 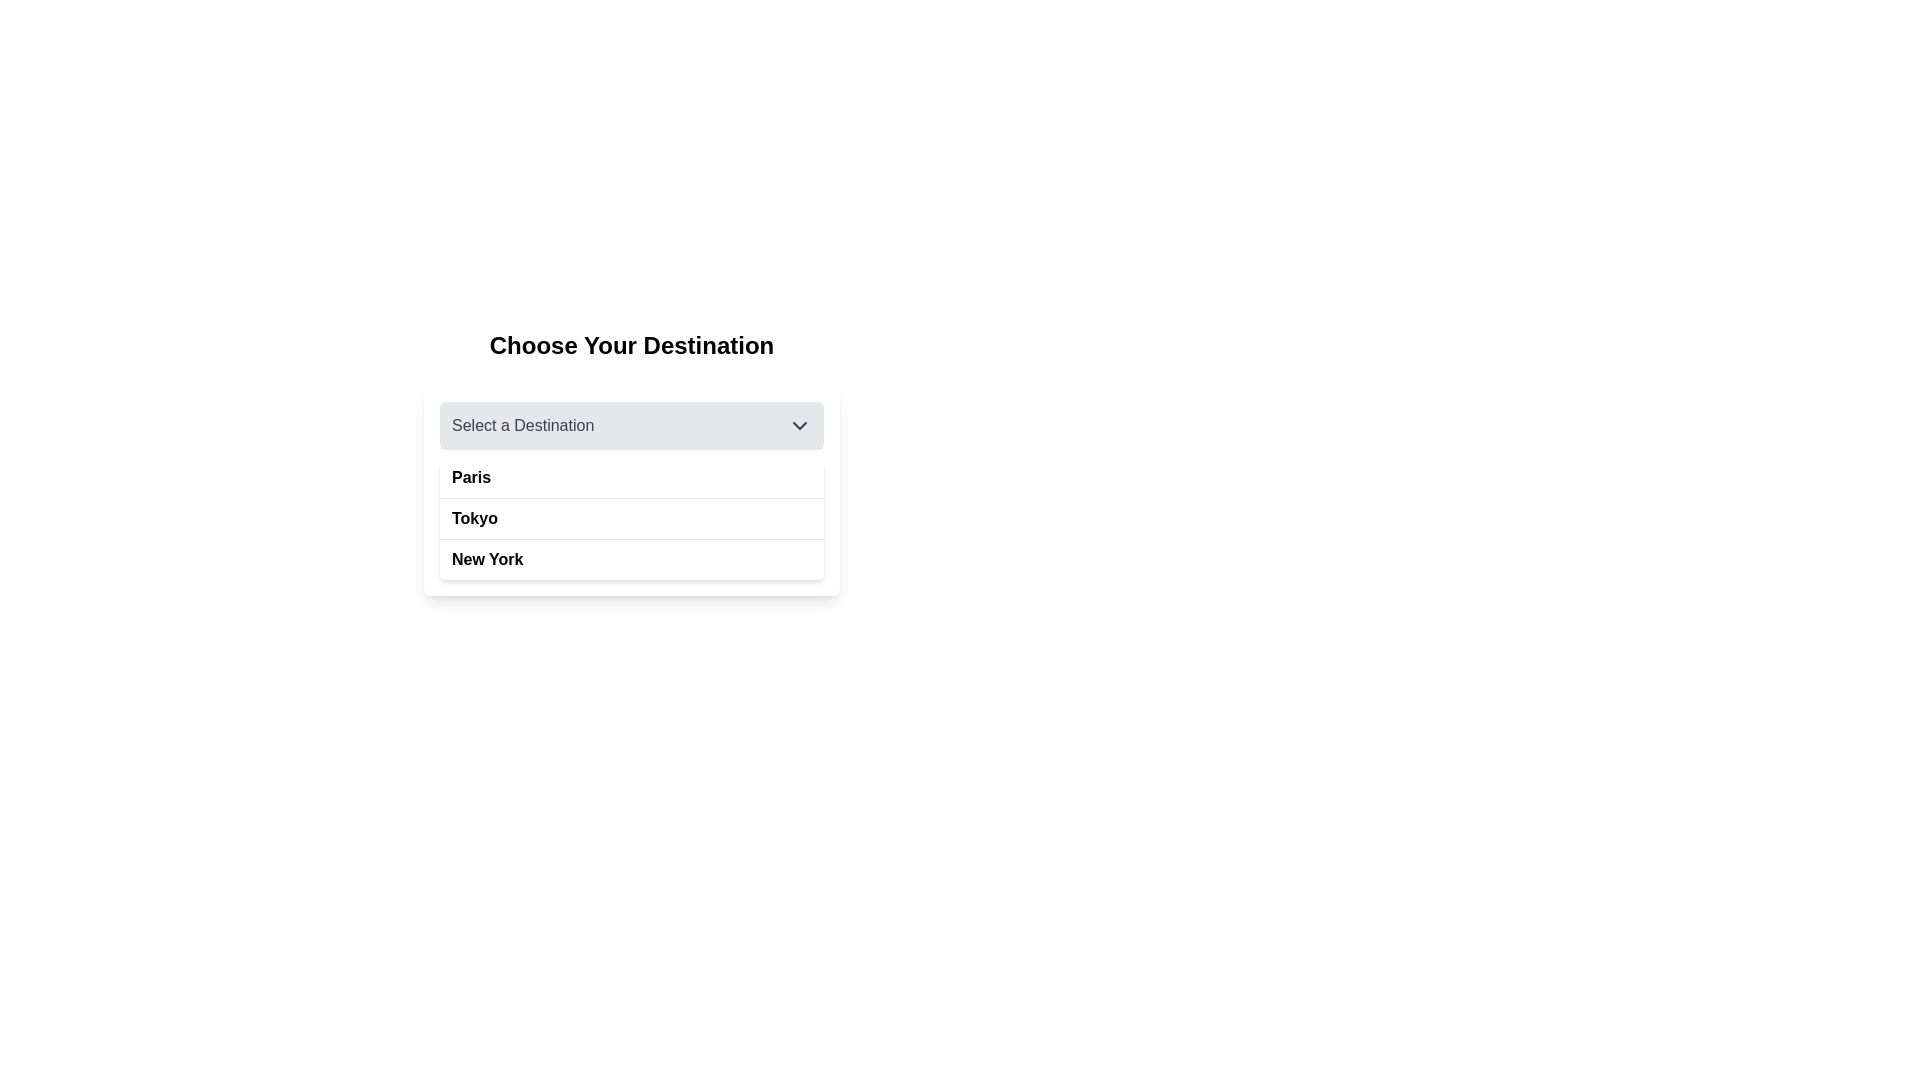 I want to click on the 'Paris' menu option in the dropdown list, so click(x=631, y=478).